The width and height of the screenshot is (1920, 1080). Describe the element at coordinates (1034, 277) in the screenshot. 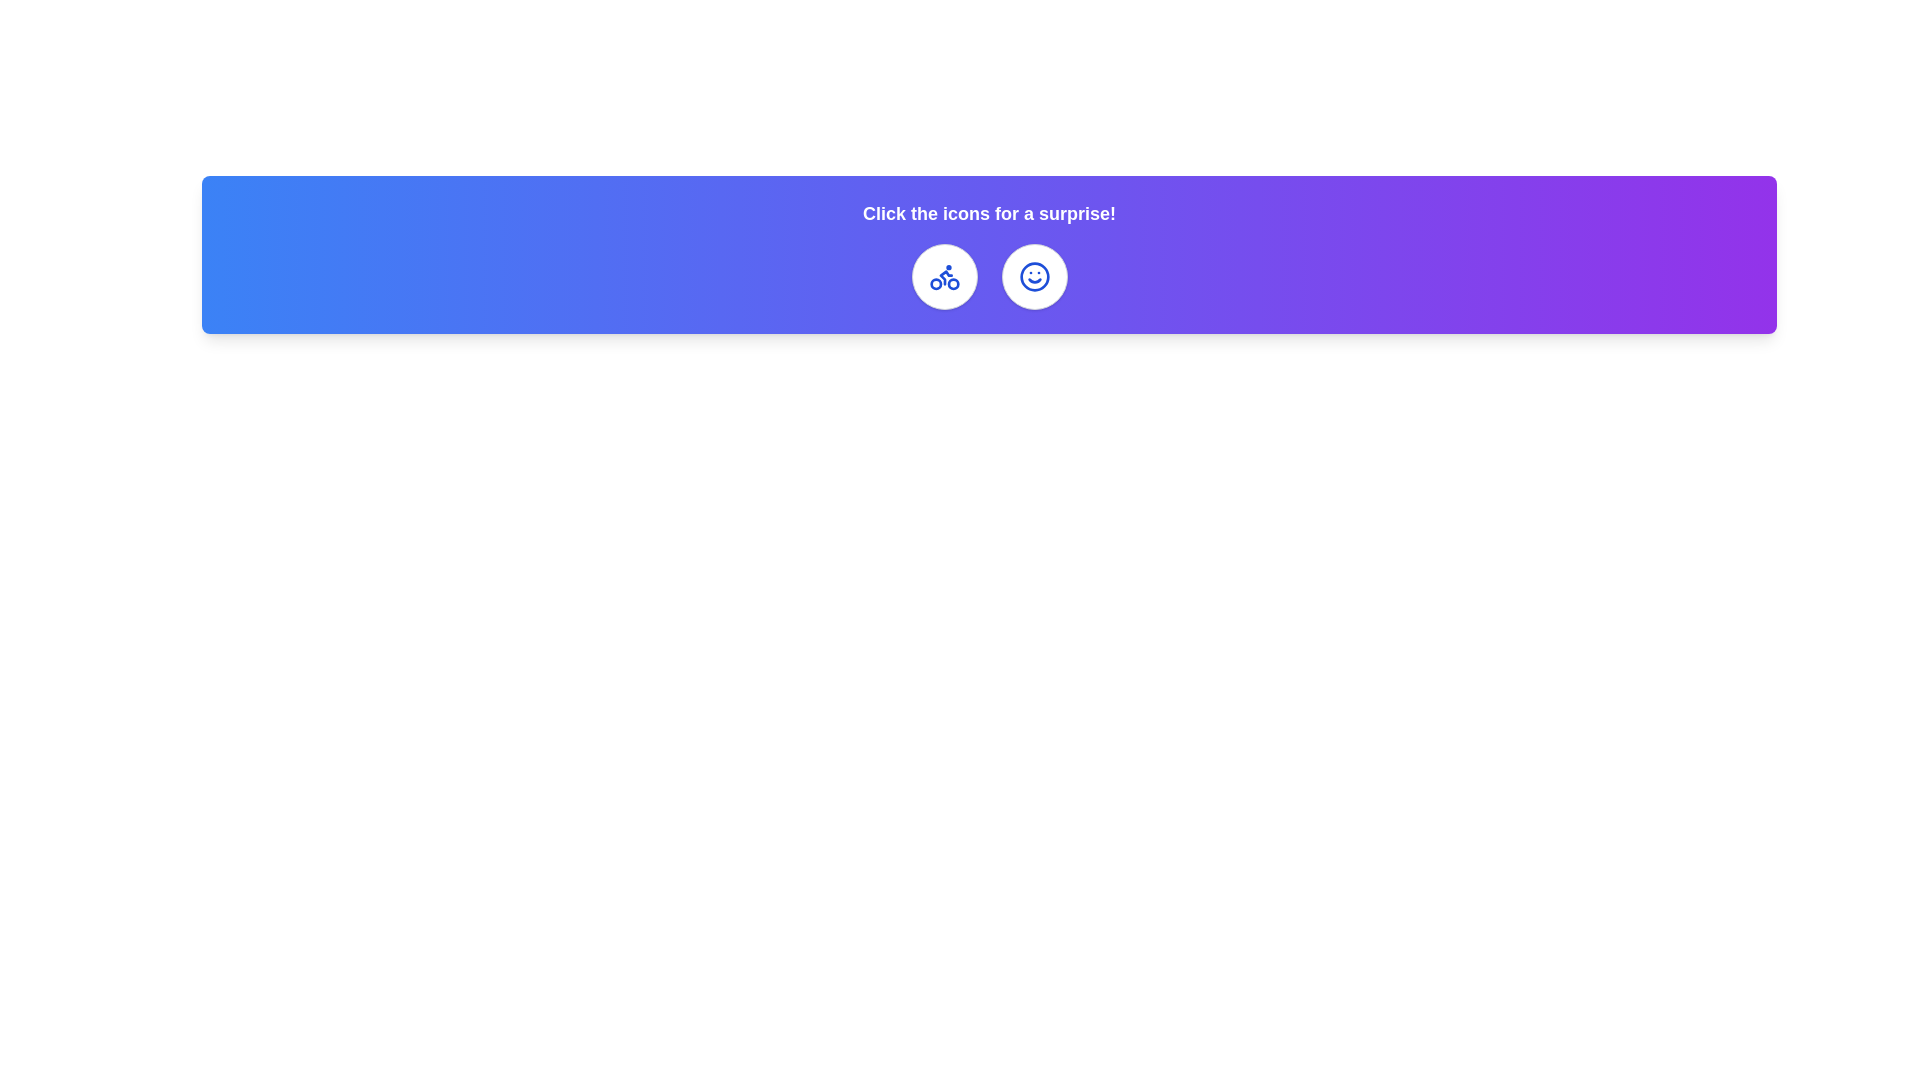

I see `the cheerful icon button located to the right of the bicycle icon` at that location.